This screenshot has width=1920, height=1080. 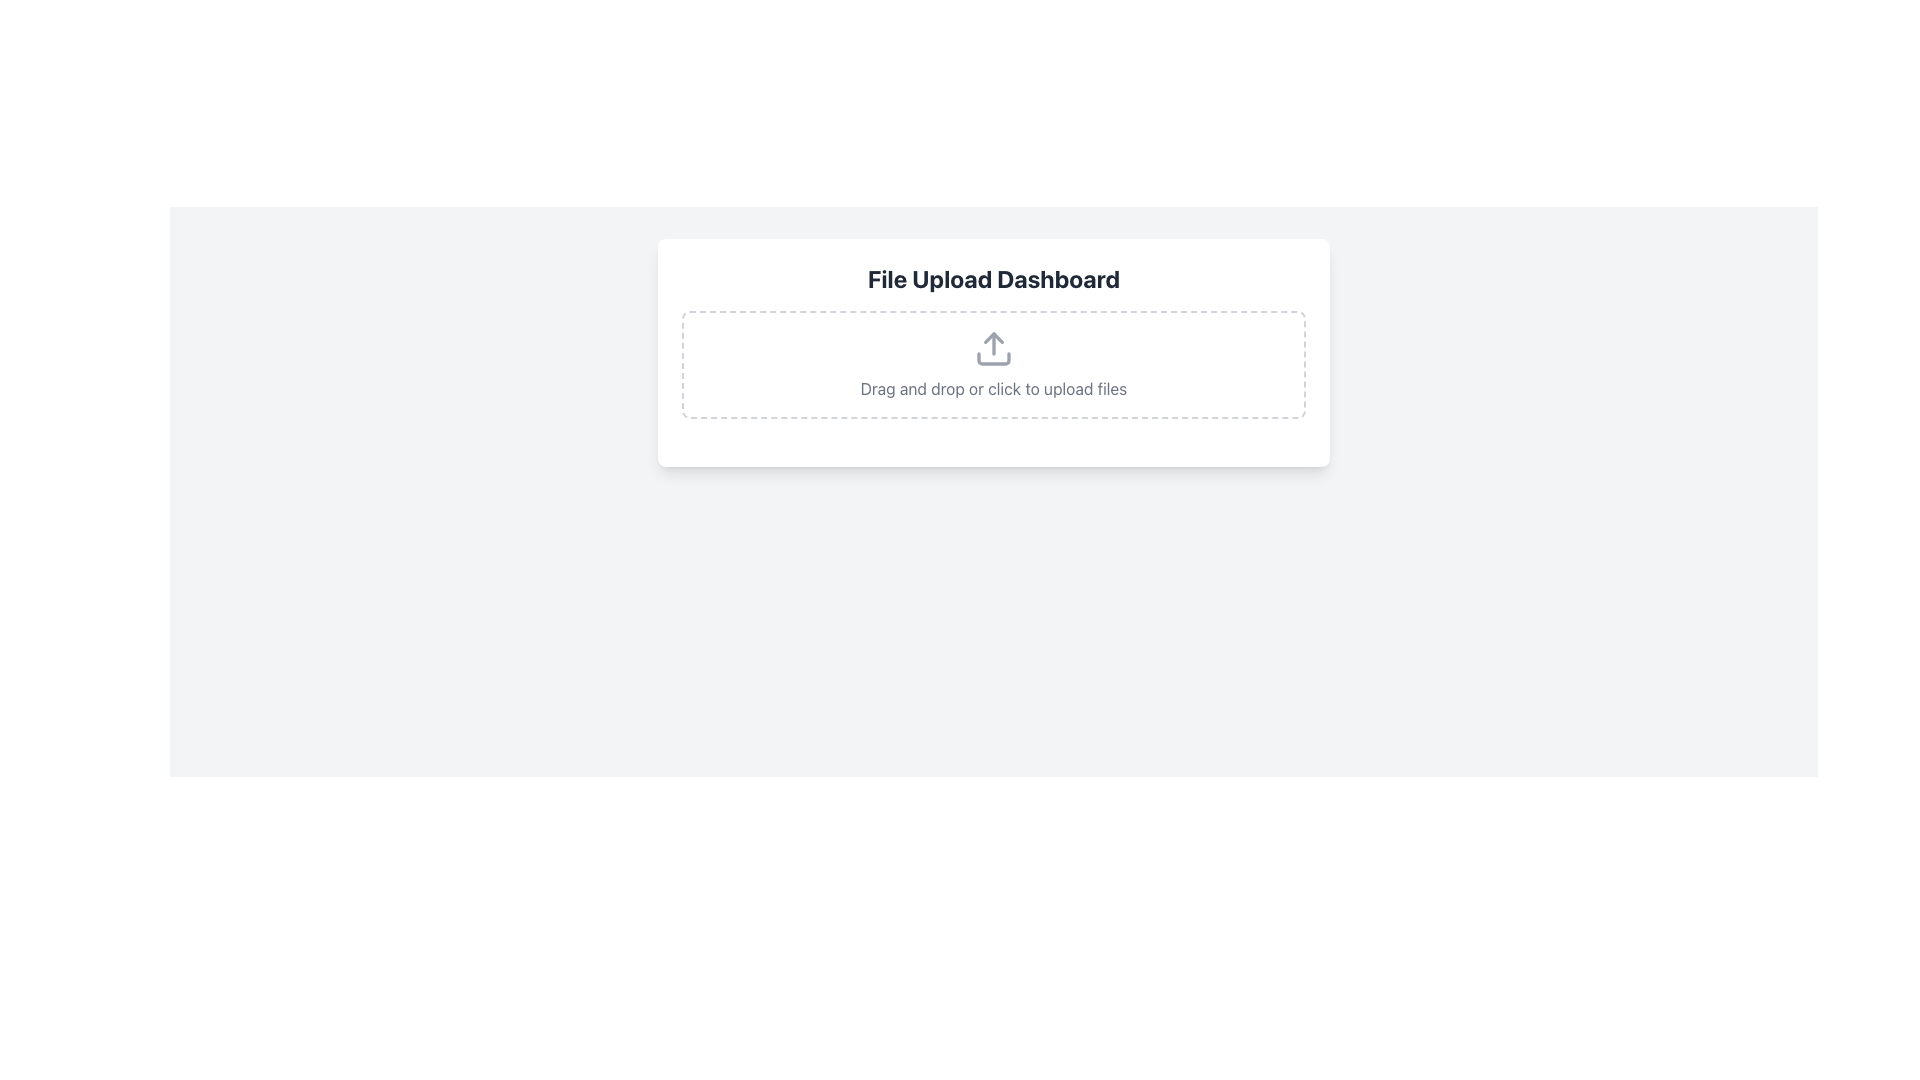 I want to click on the text header displaying 'File Upload Dashboard', which is styled in bold with a 2XL font and positioned at the top of a centered white card, so click(x=993, y=278).